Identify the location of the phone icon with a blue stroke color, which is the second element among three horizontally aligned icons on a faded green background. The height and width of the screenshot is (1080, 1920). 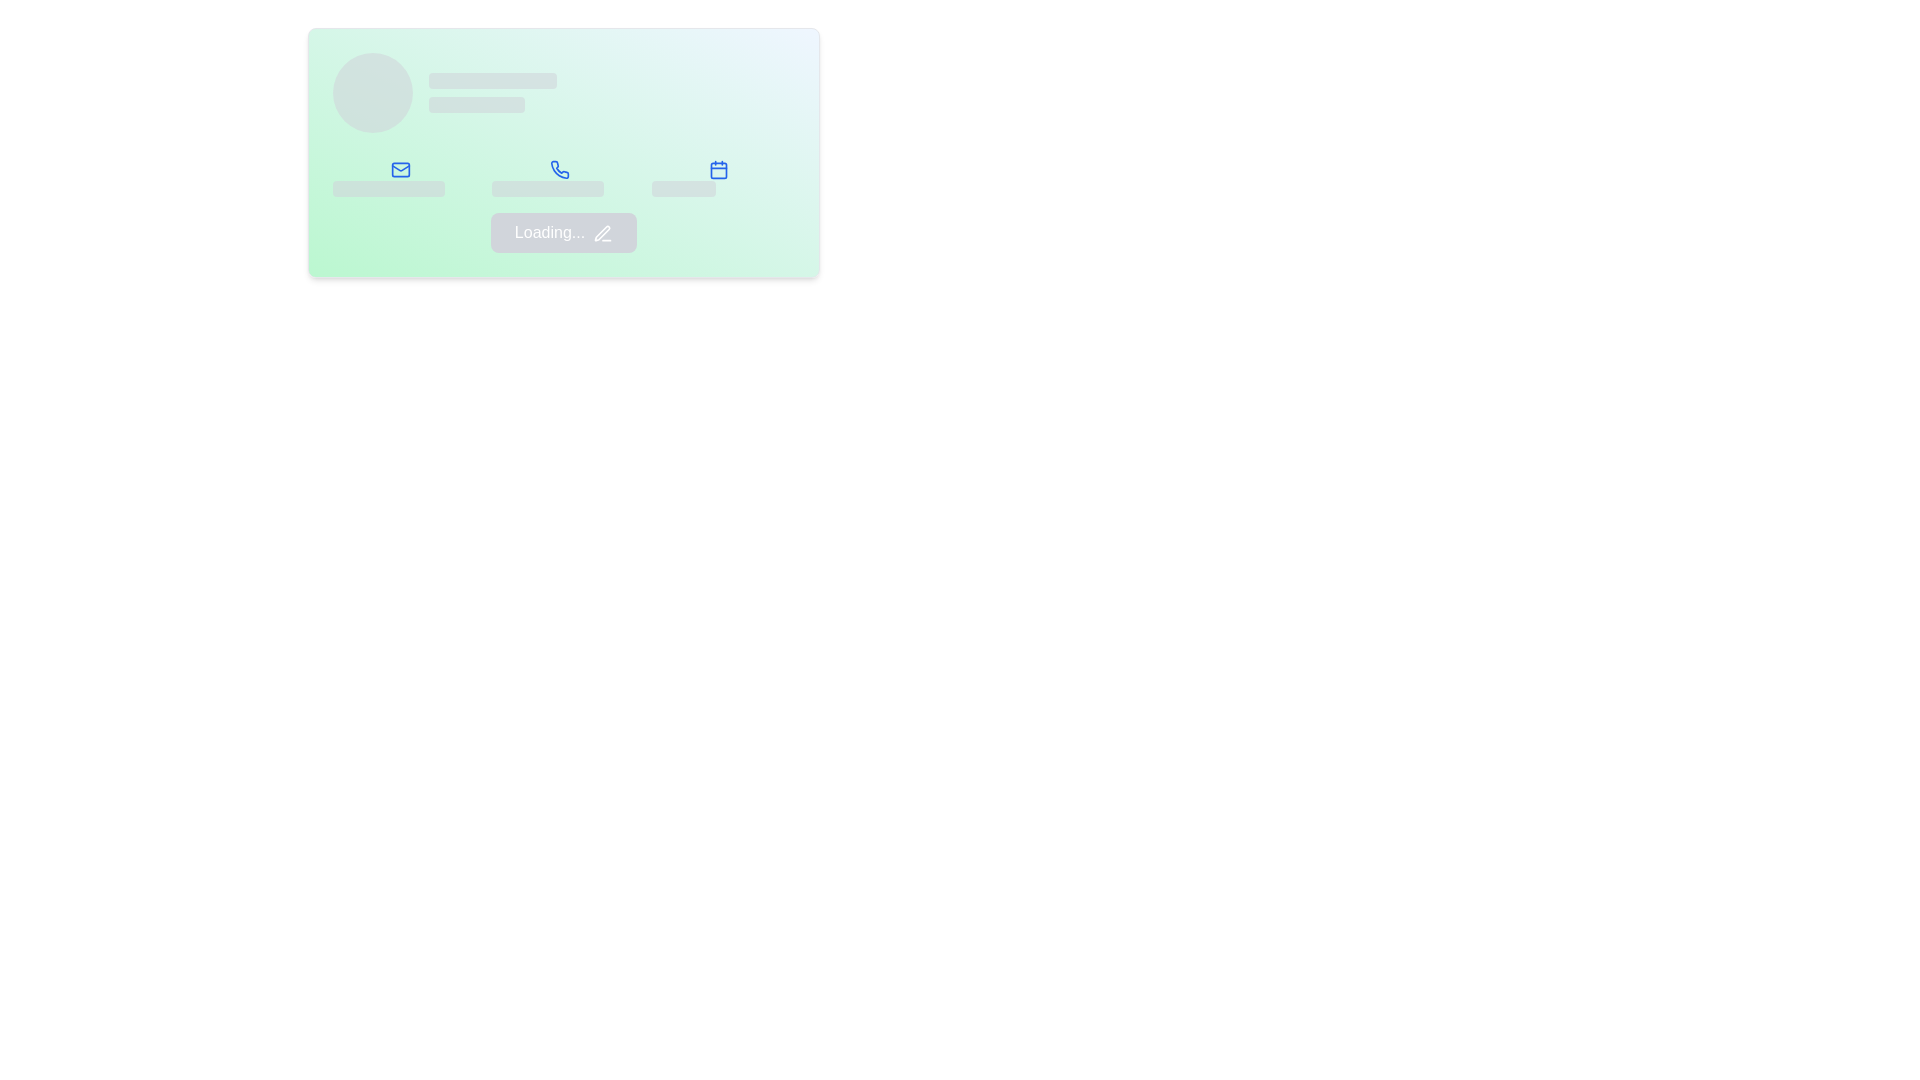
(560, 168).